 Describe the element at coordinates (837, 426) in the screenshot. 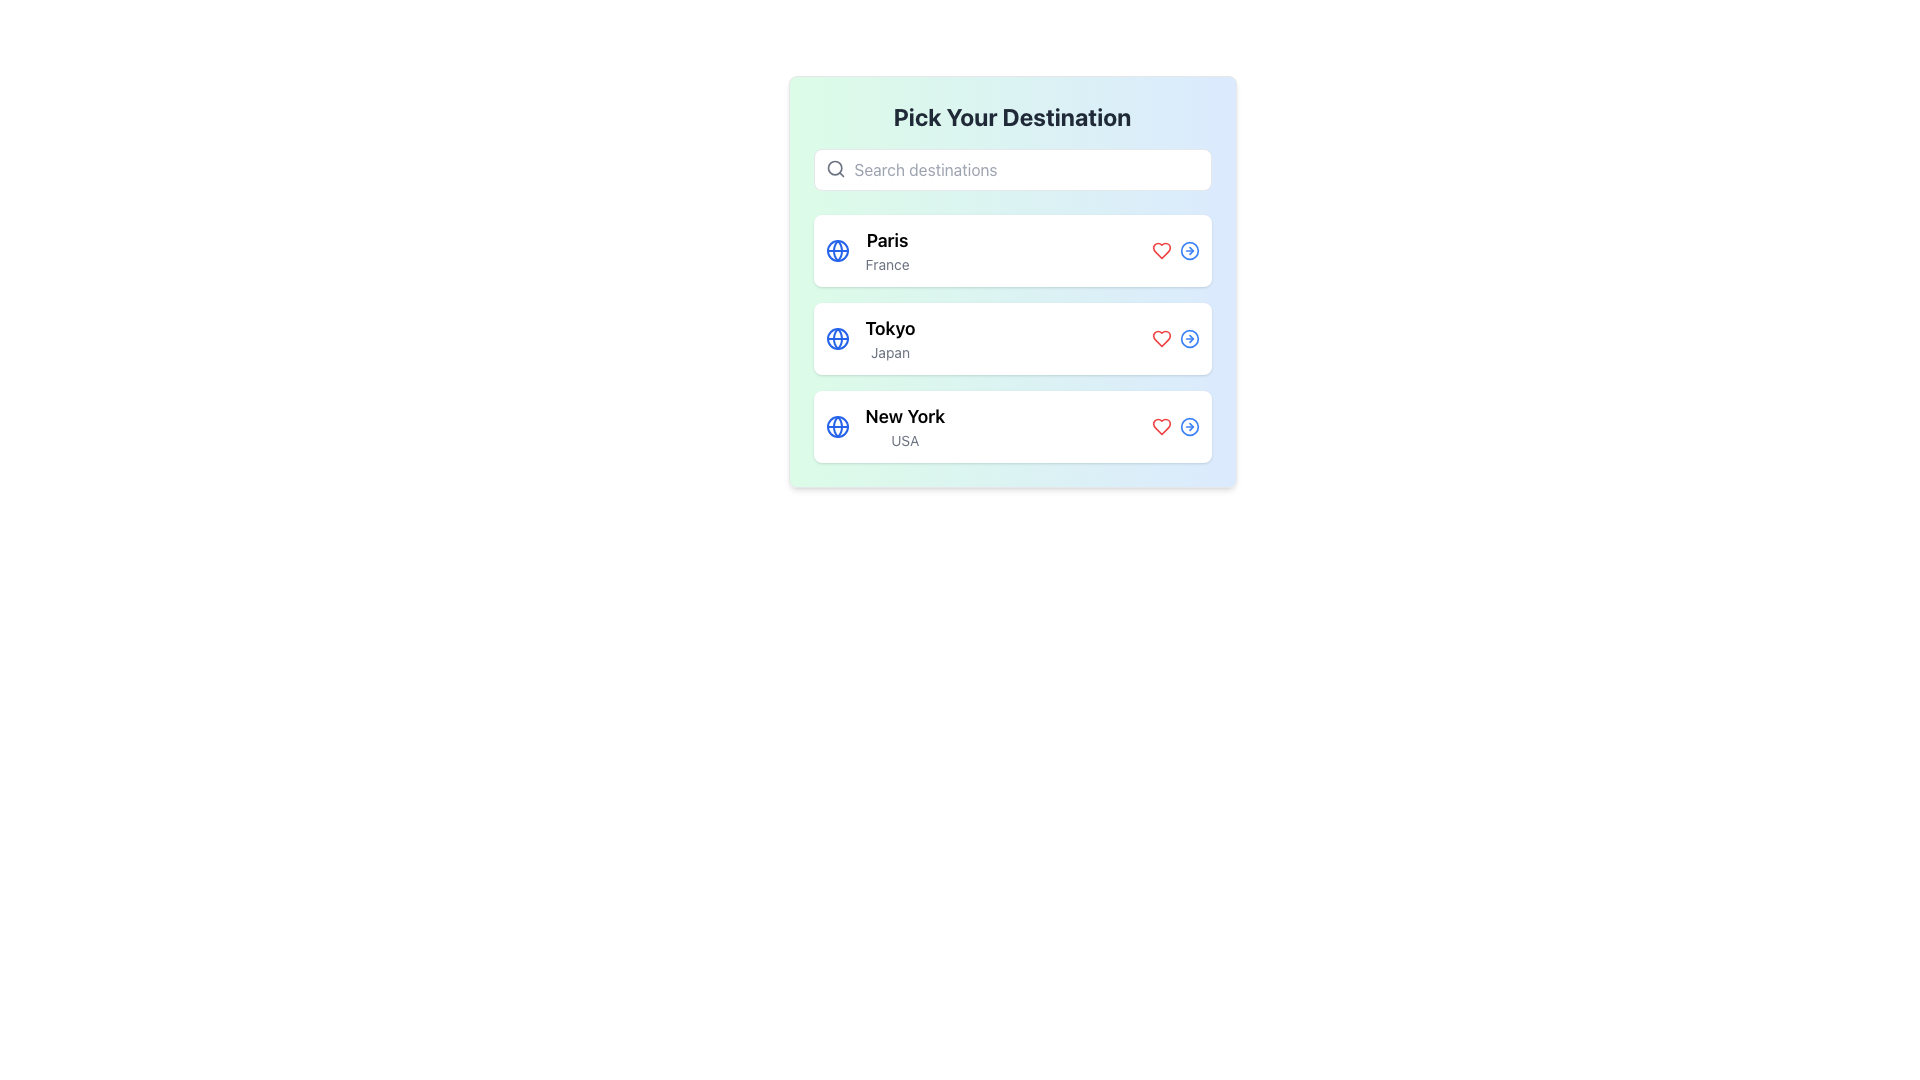

I see `the globe icon indicating international context for the 'New York' entry, located on the left side of the entry` at that location.